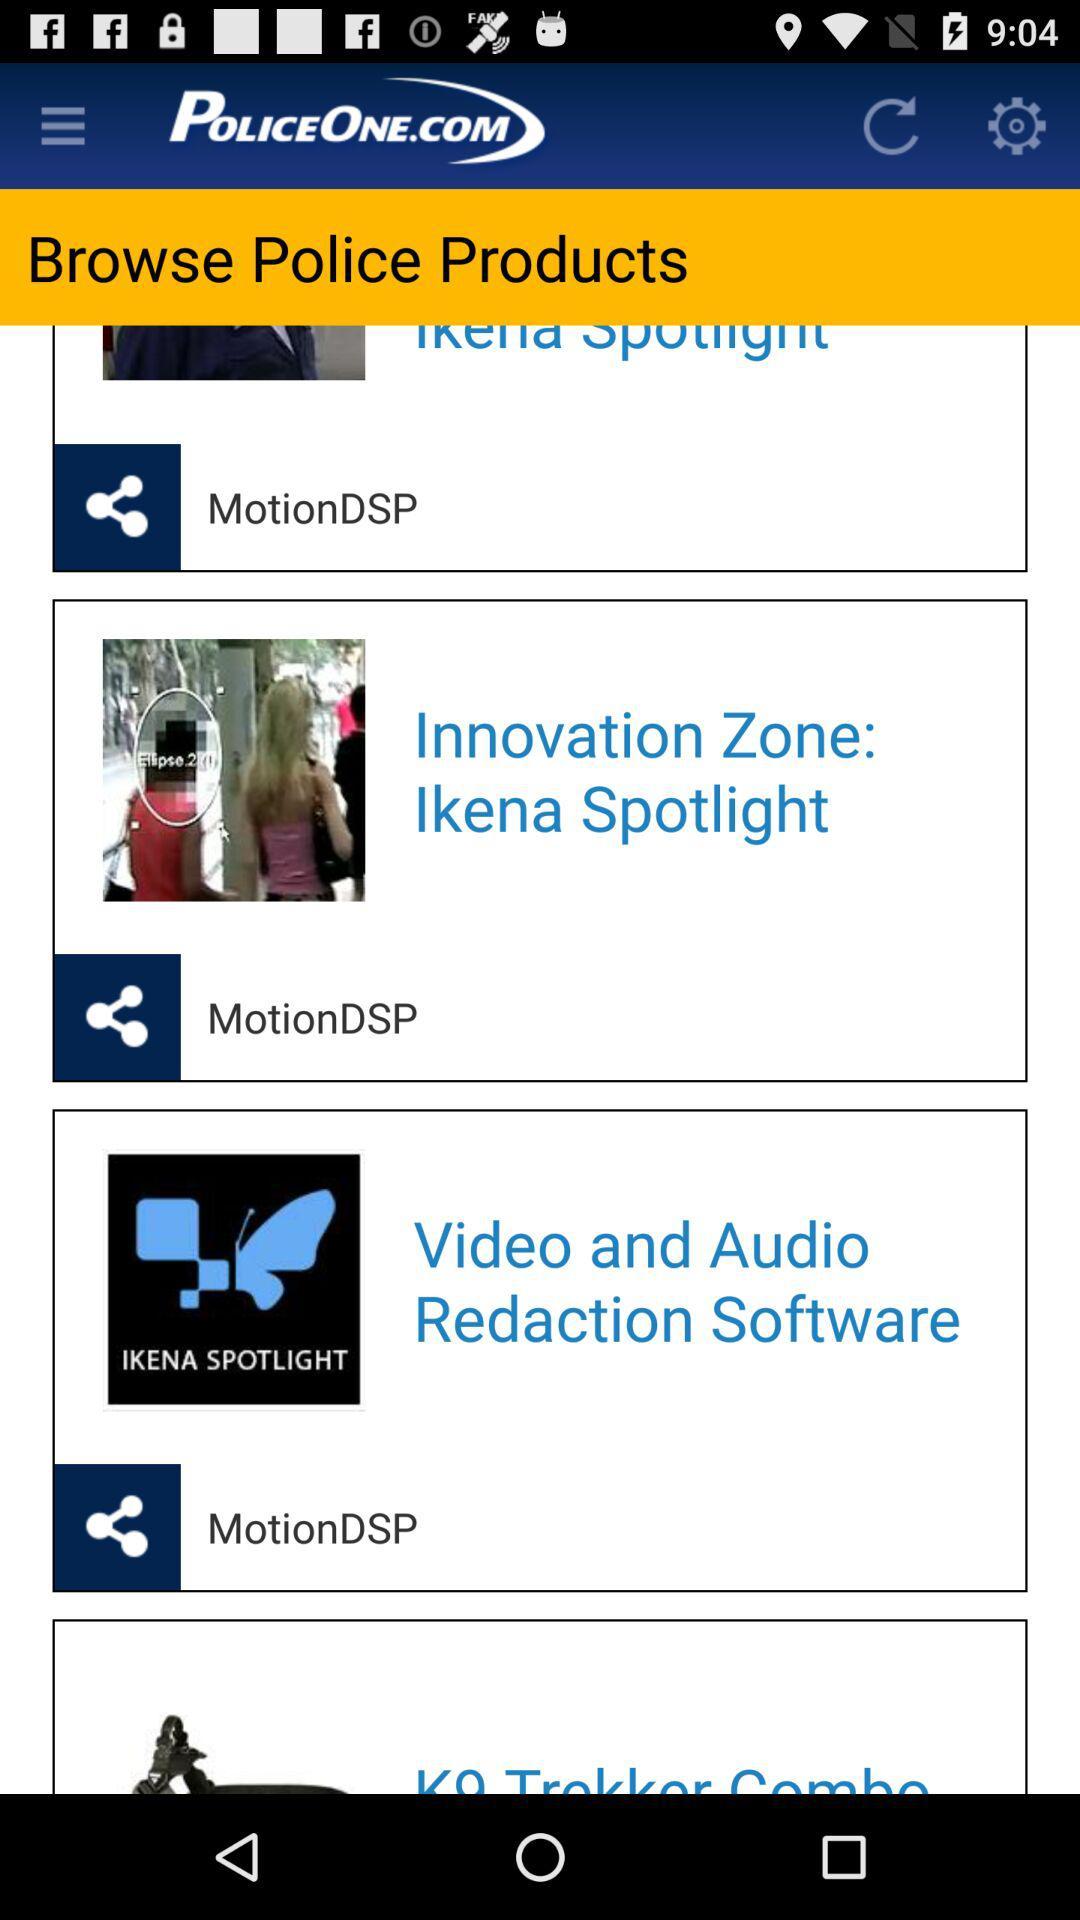 This screenshot has width=1080, height=1920. I want to click on the app above the browse police products icon, so click(61, 124).